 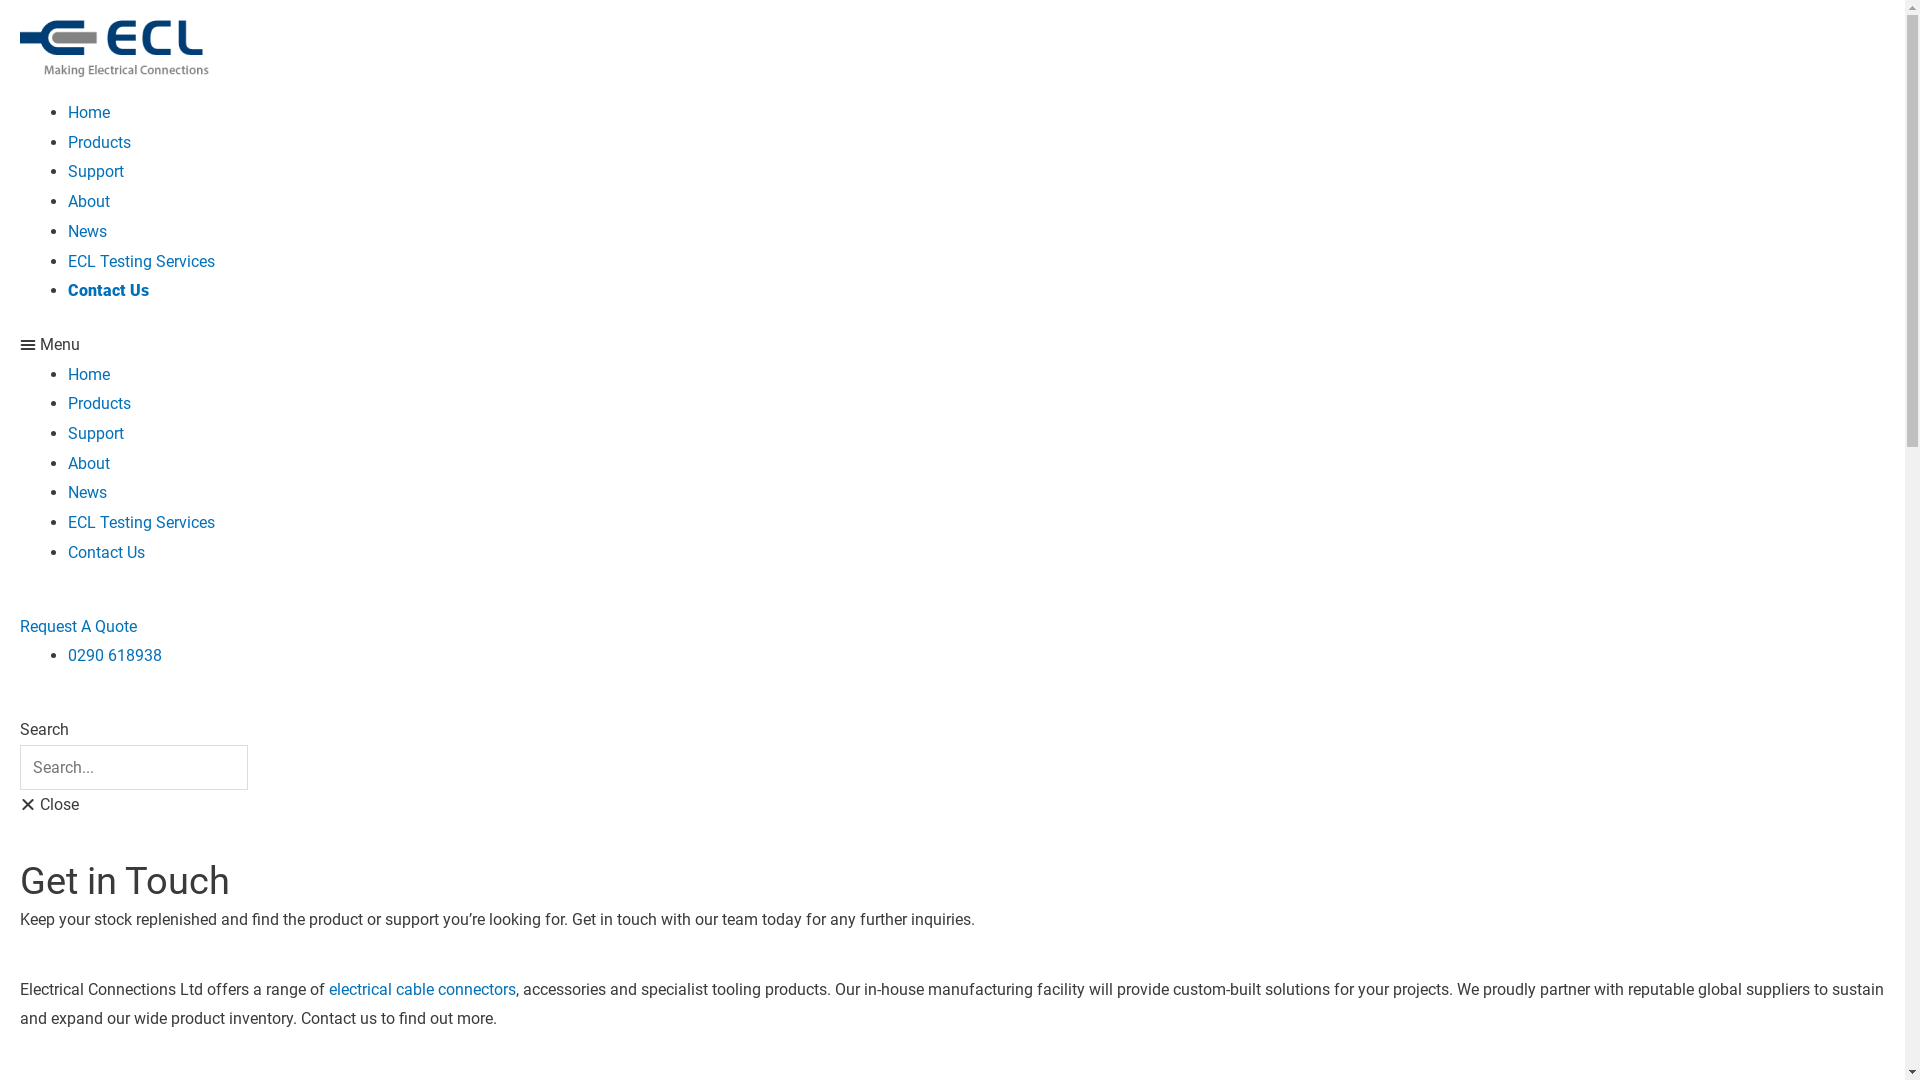 I want to click on 'Products', so click(x=98, y=141).